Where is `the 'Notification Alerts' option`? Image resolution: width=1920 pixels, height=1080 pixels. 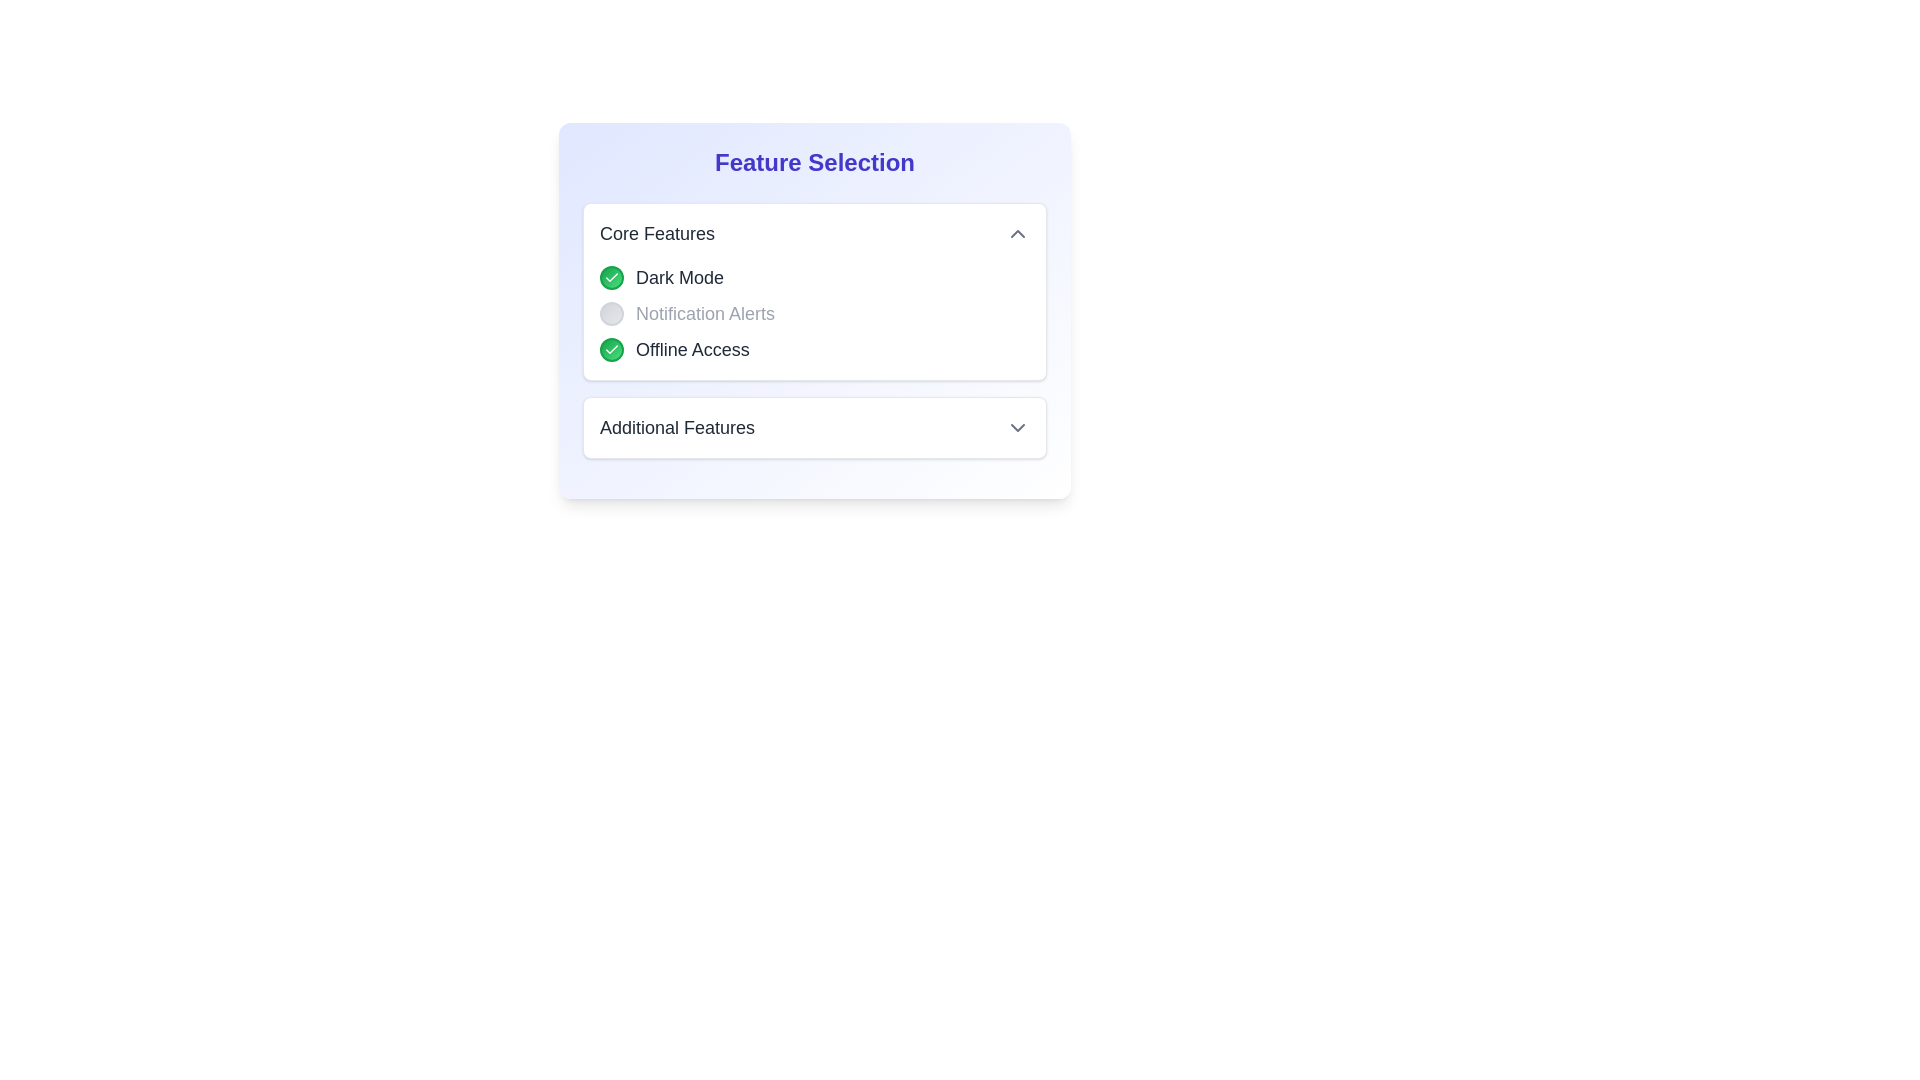 the 'Notification Alerts' option is located at coordinates (815, 313).